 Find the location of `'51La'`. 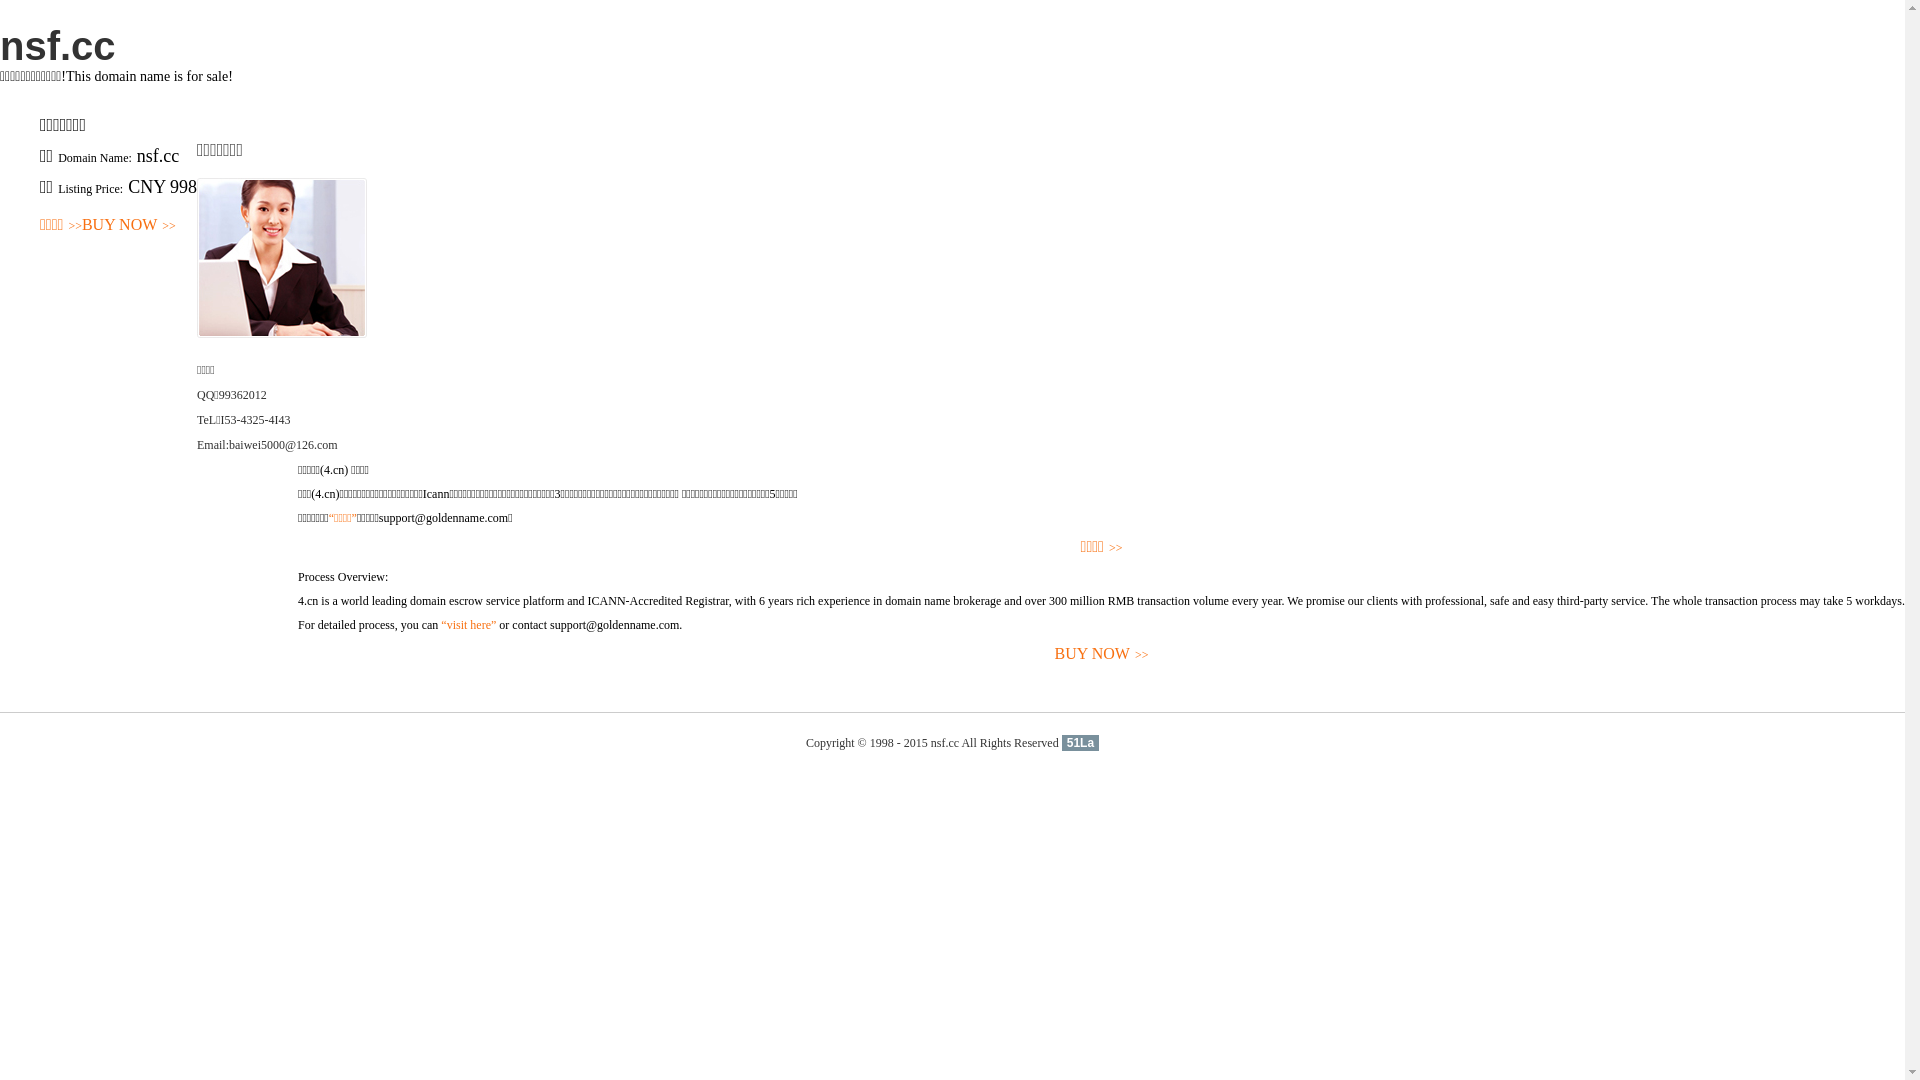

'51La' is located at coordinates (1079, 743).